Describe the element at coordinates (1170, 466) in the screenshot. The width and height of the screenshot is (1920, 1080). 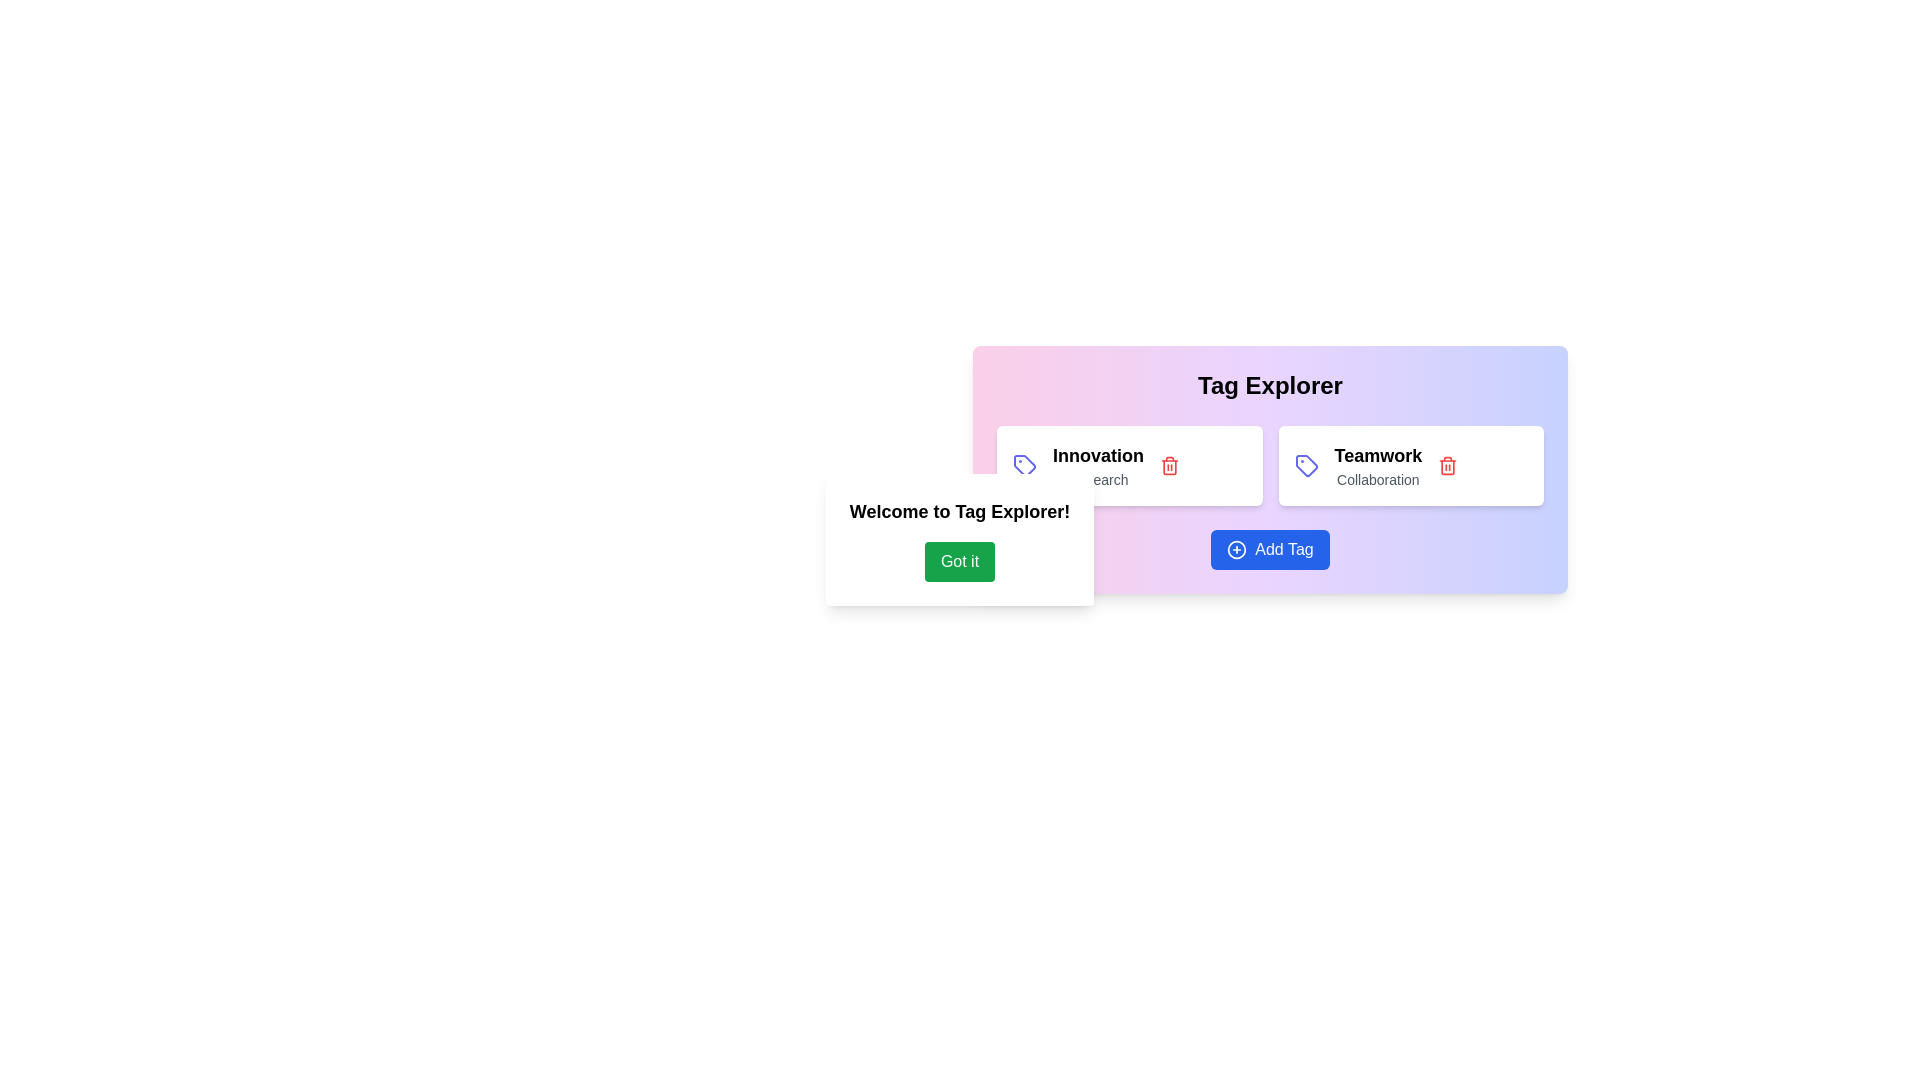
I see `the trash can icon representing the delete action within the control elements of the 'Innovation' tag, located to the left of the 'Add Tag' button` at that location.